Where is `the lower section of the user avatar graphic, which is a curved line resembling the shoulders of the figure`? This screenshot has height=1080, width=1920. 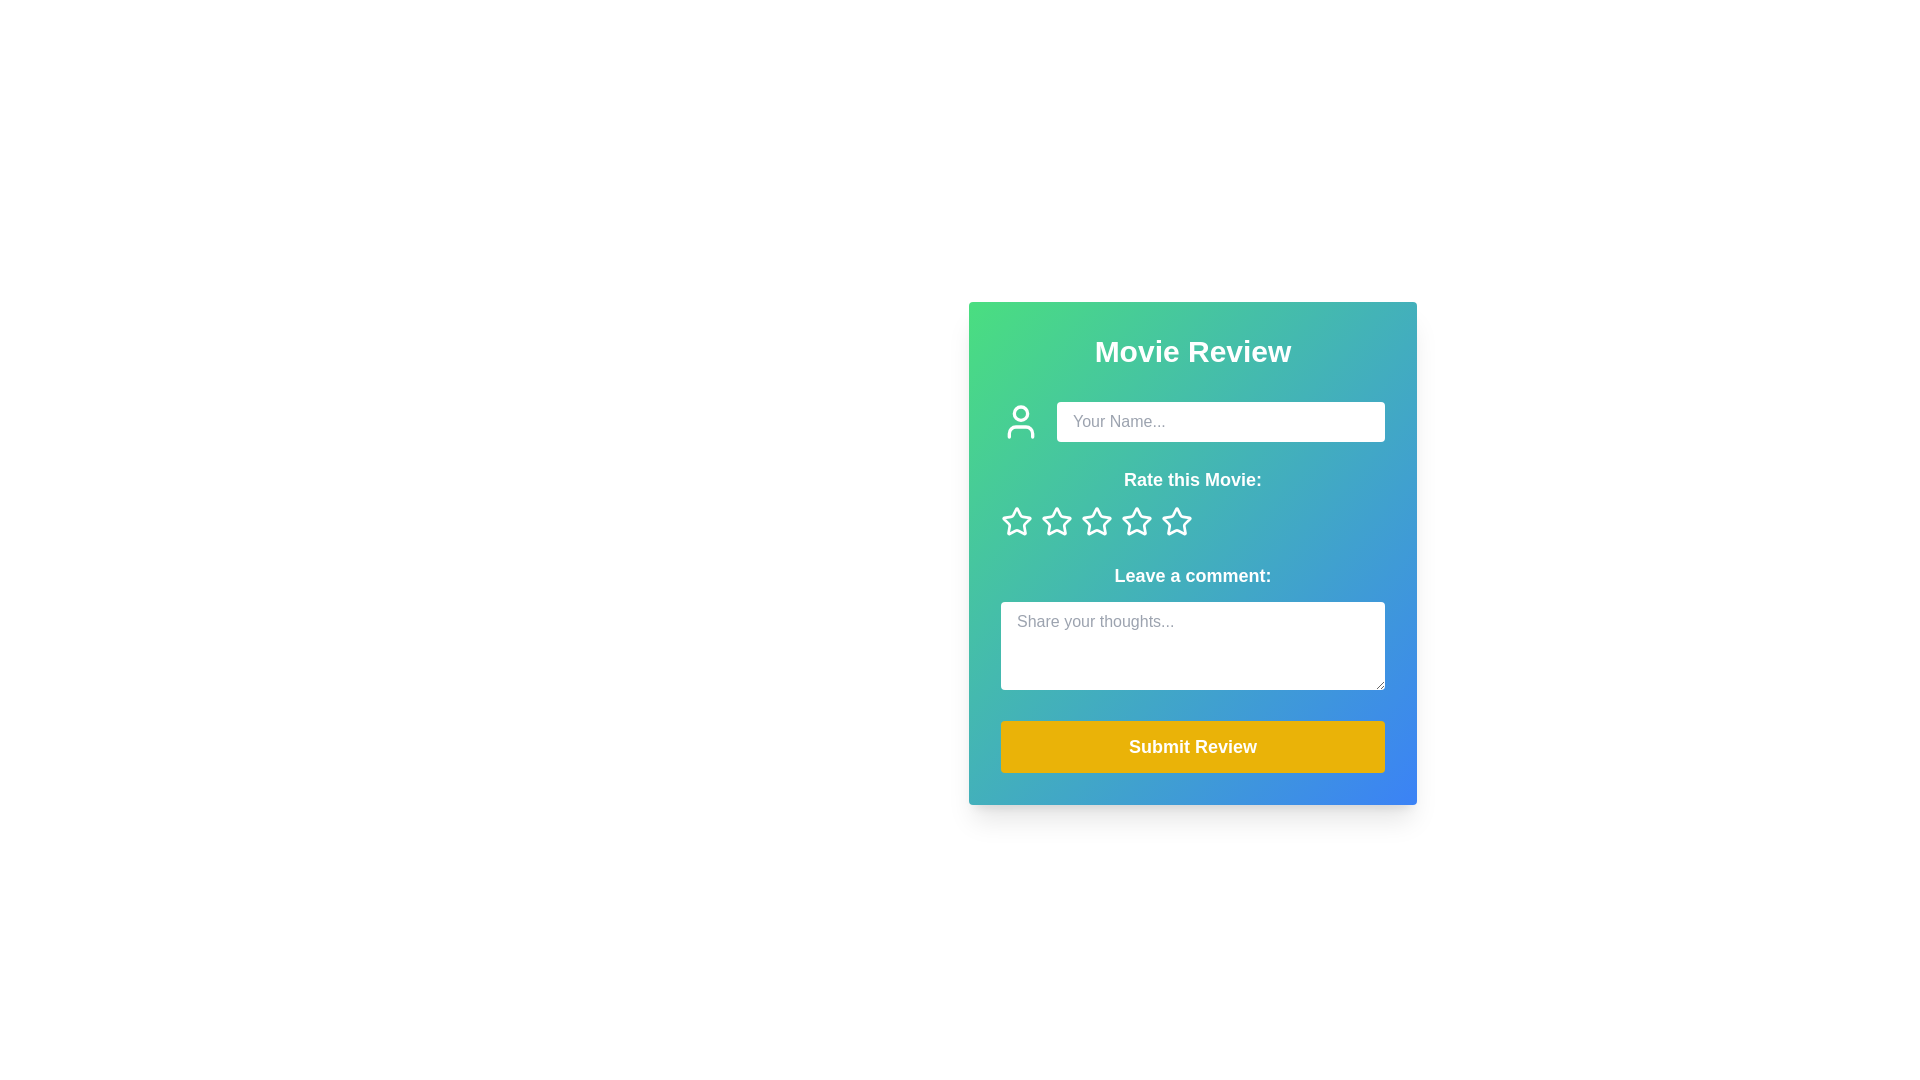
the lower section of the user avatar graphic, which is a curved line resembling the shoulders of the figure is located at coordinates (1021, 431).